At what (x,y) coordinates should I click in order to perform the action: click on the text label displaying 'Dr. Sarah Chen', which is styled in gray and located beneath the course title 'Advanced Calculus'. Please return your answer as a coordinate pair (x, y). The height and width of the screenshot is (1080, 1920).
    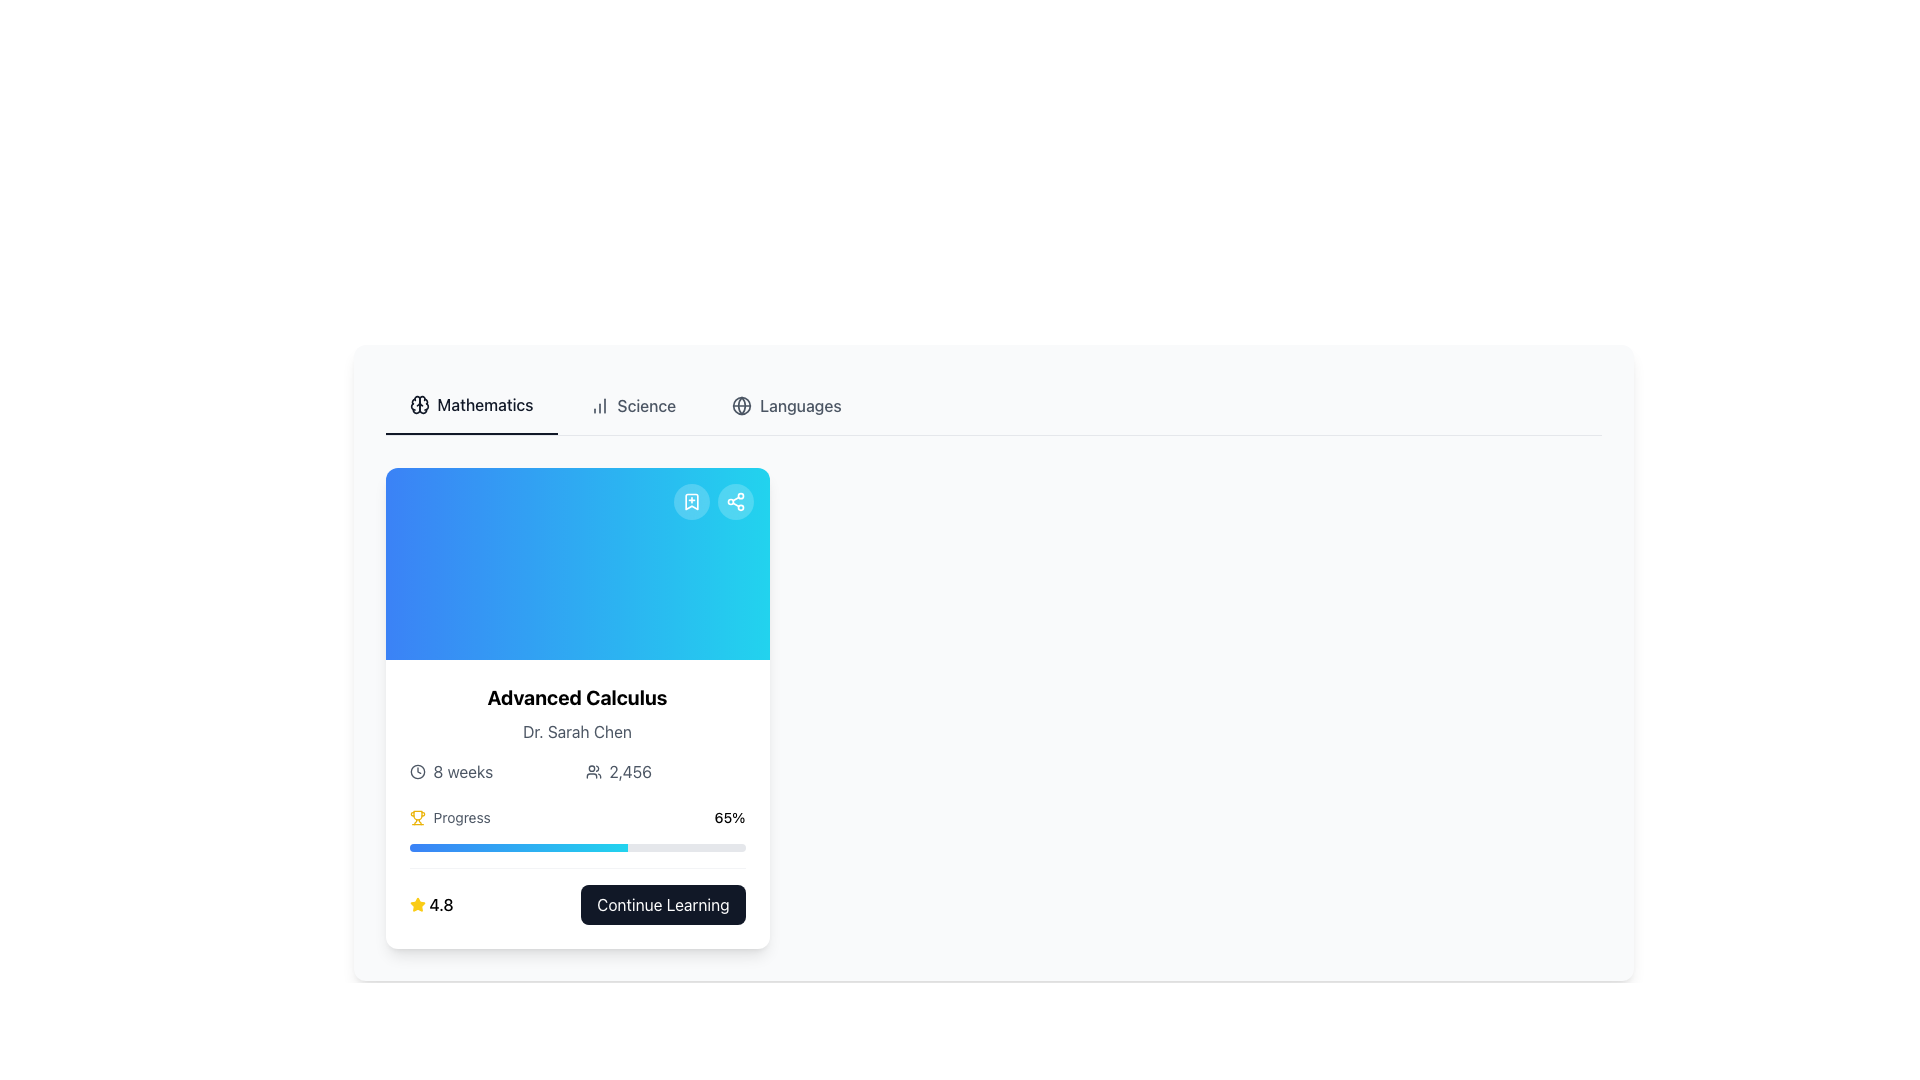
    Looking at the image, I should click on (576, 732).